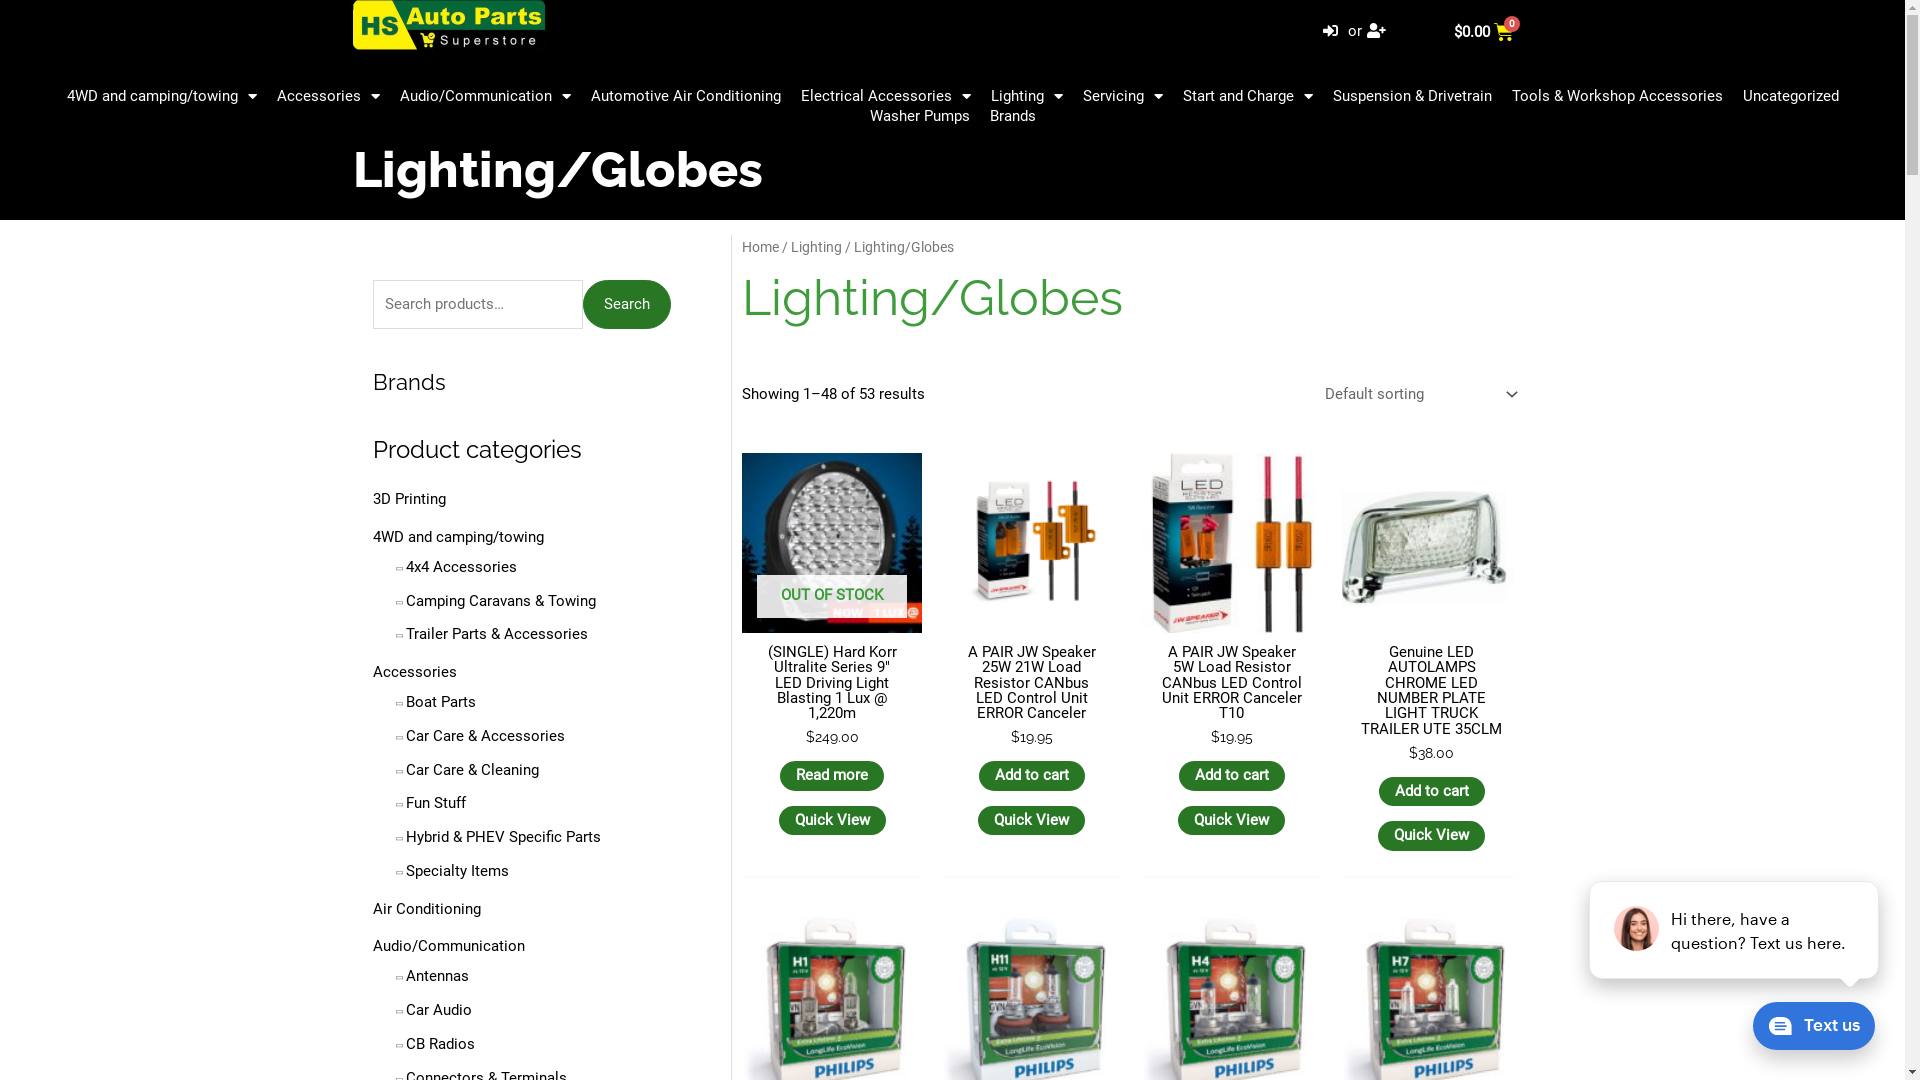 The height and width of the screenshot is (1080, 1920). Describe the element at coordinates (405, 1010) in the screenshot. I see `'Car Audio'` at that location.